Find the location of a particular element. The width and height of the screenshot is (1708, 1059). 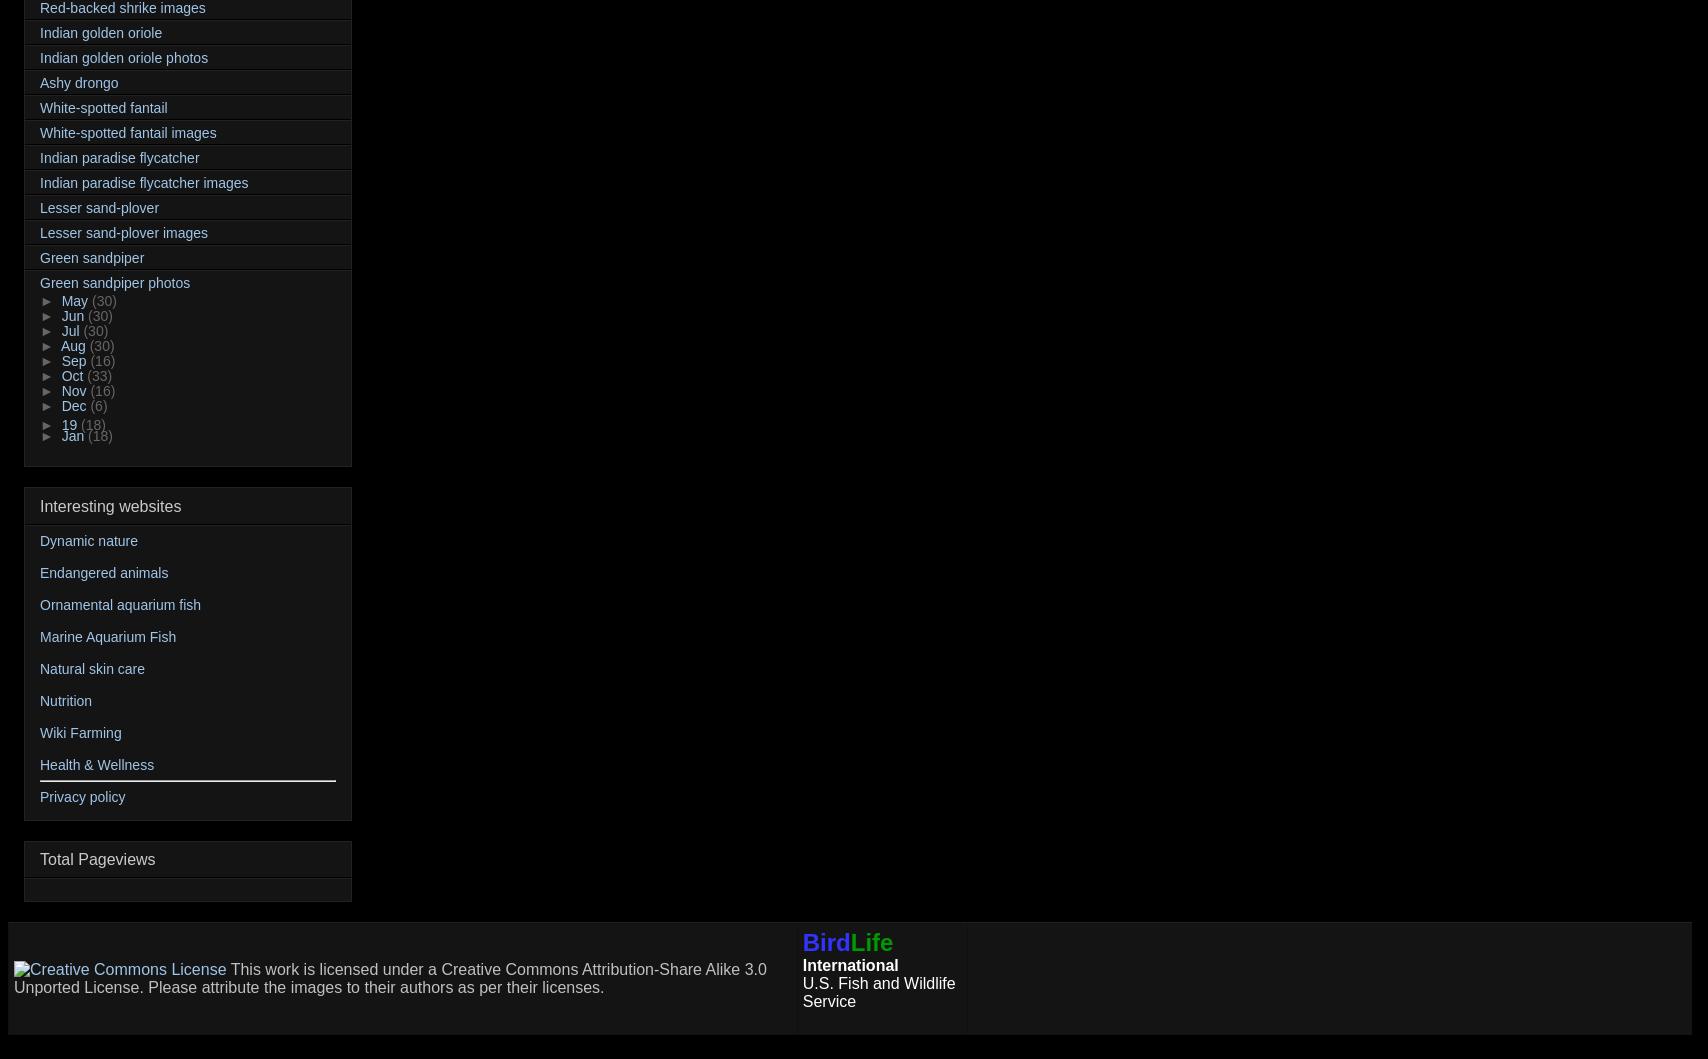

'(33)' is located at coordinates (86, 375).